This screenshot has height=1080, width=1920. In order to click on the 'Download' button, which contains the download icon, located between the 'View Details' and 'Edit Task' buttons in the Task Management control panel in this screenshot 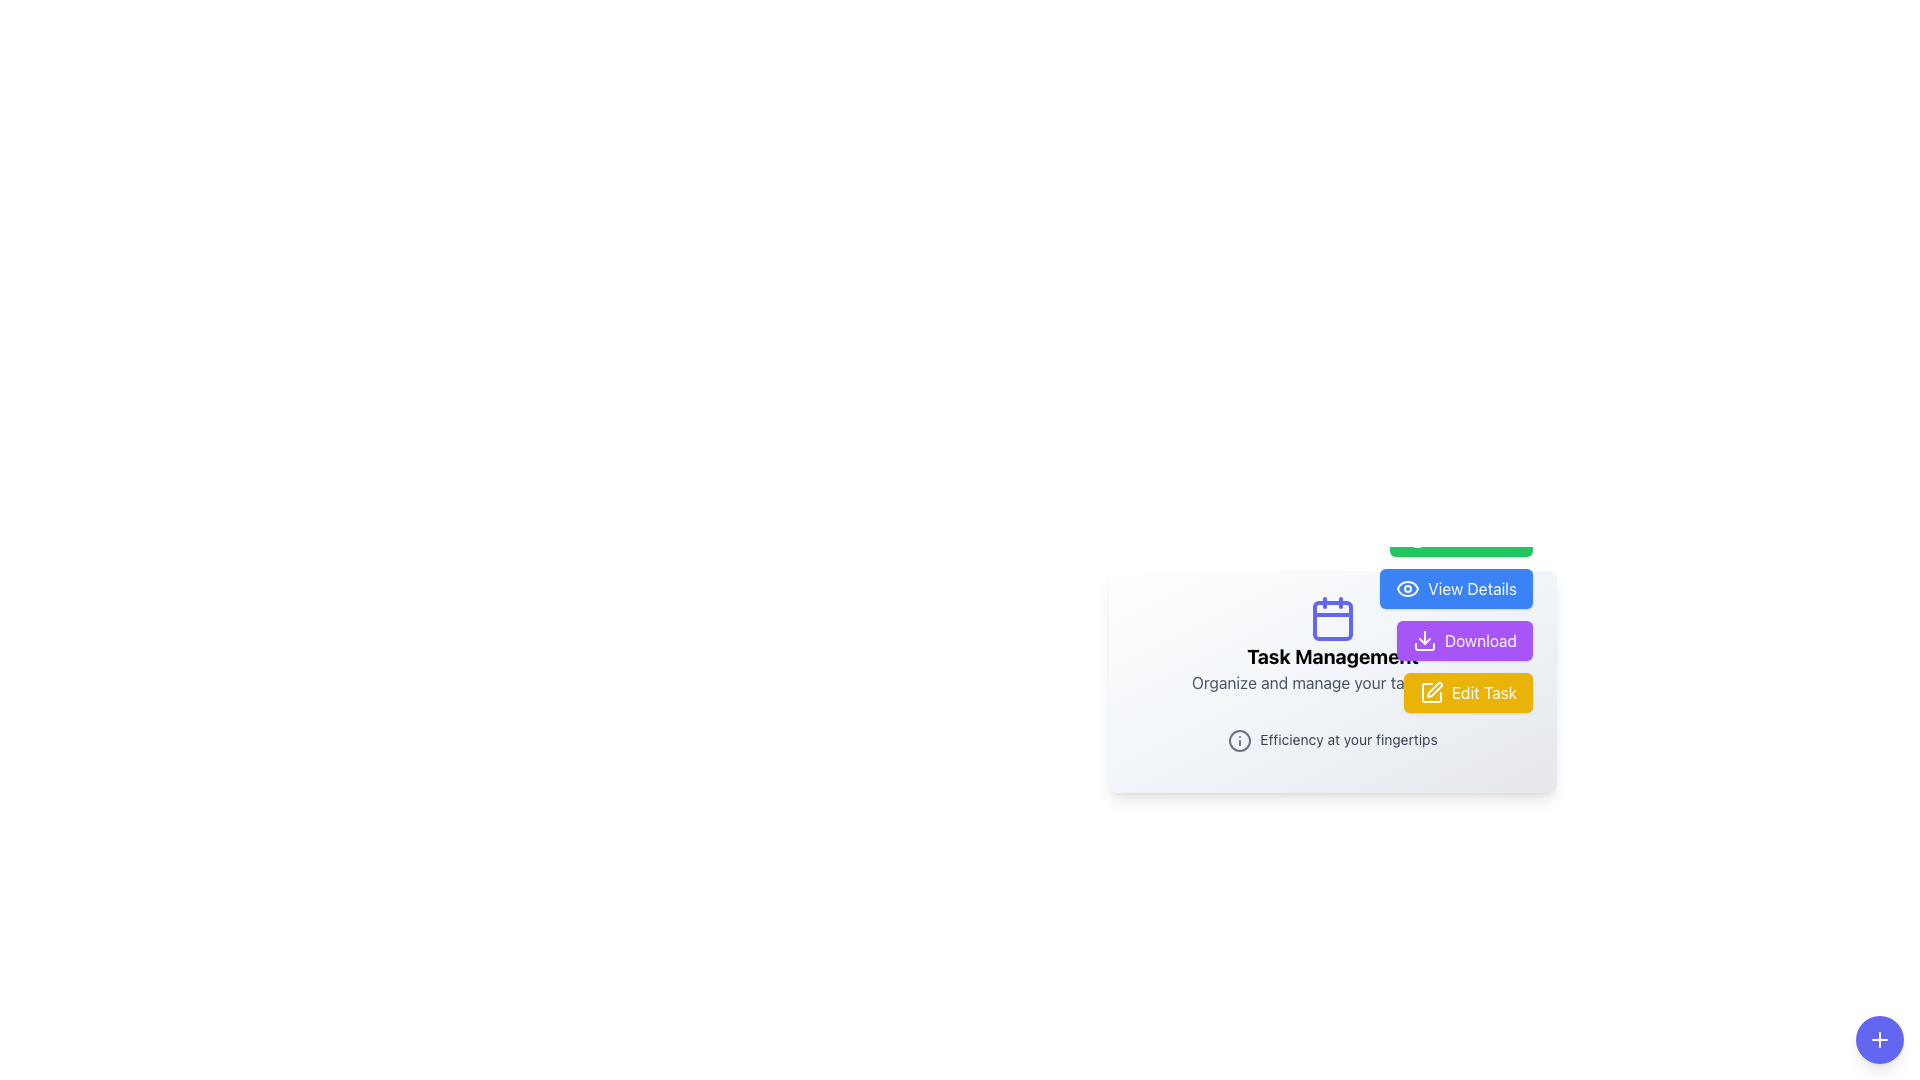, I will do `click(1423, 640)`.